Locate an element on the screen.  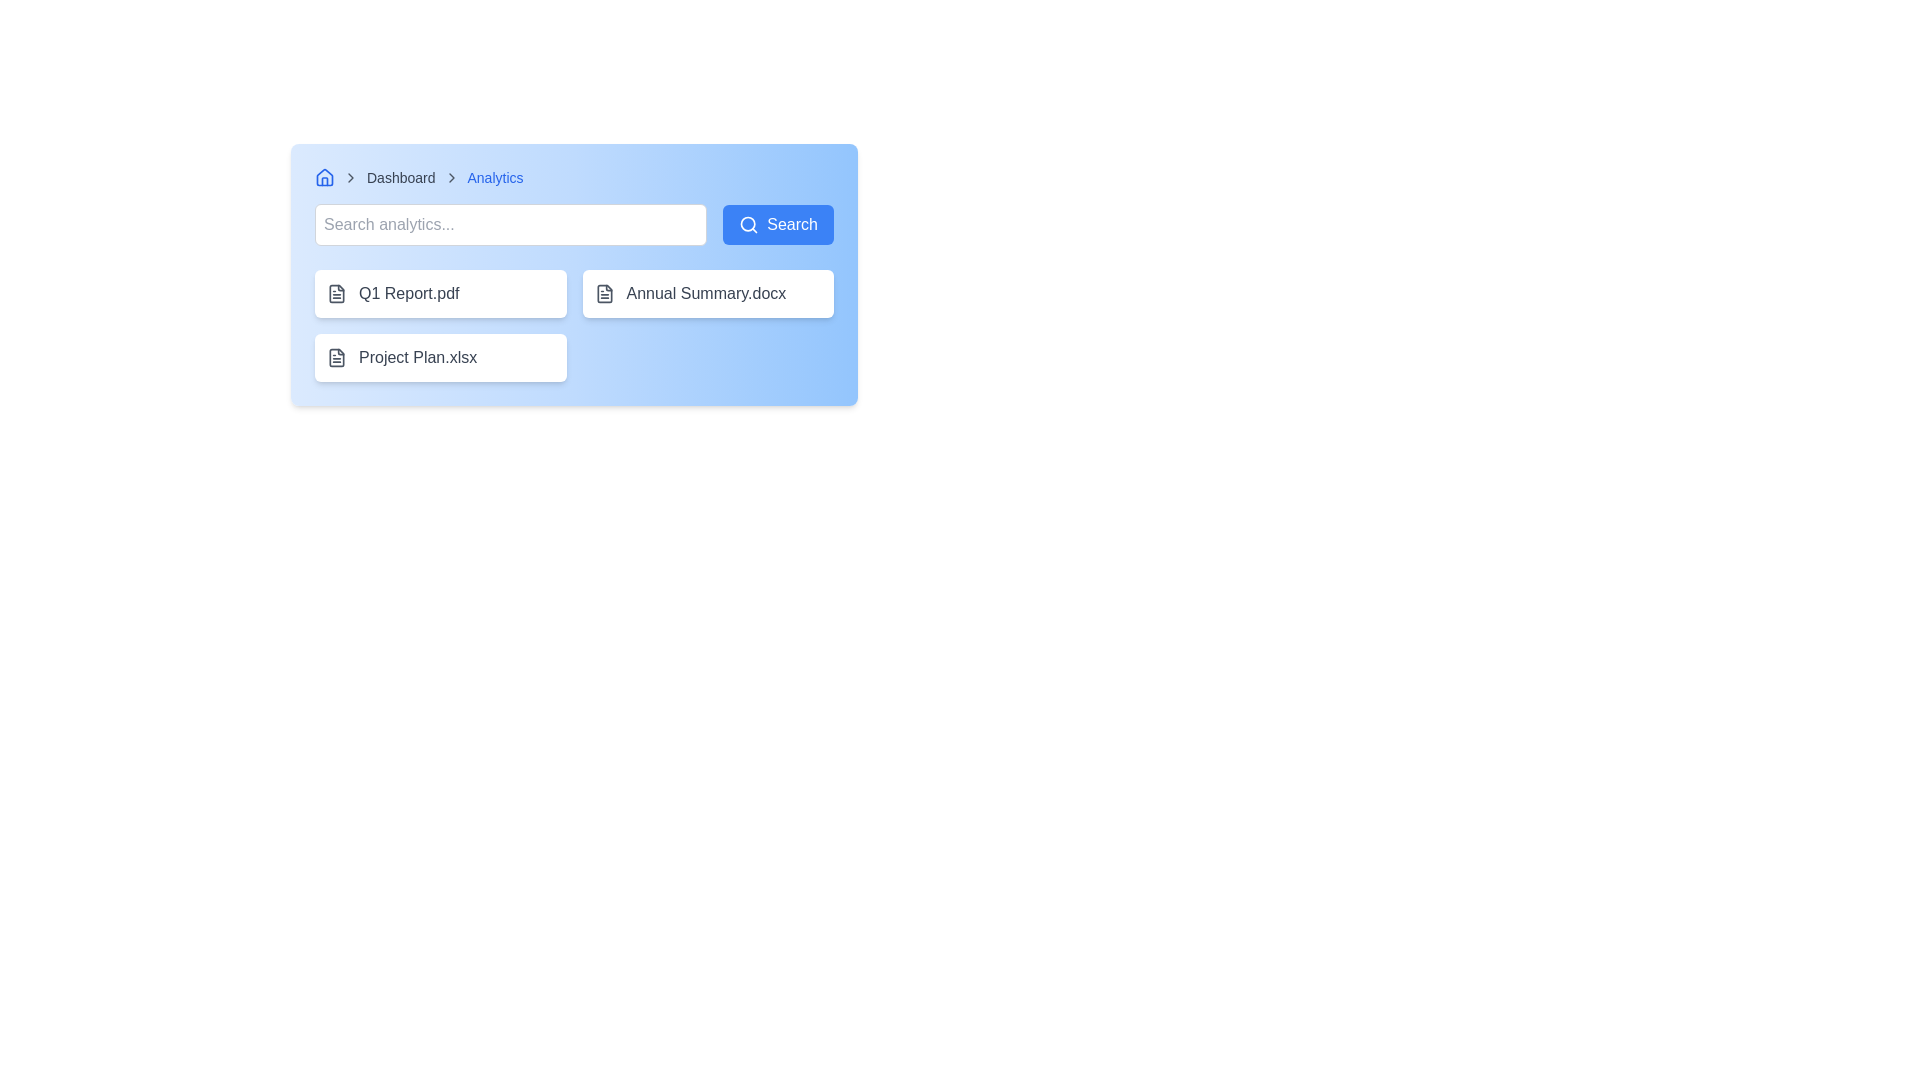
the document file icon within the SVG graphic is located at coordinates (603, 293).